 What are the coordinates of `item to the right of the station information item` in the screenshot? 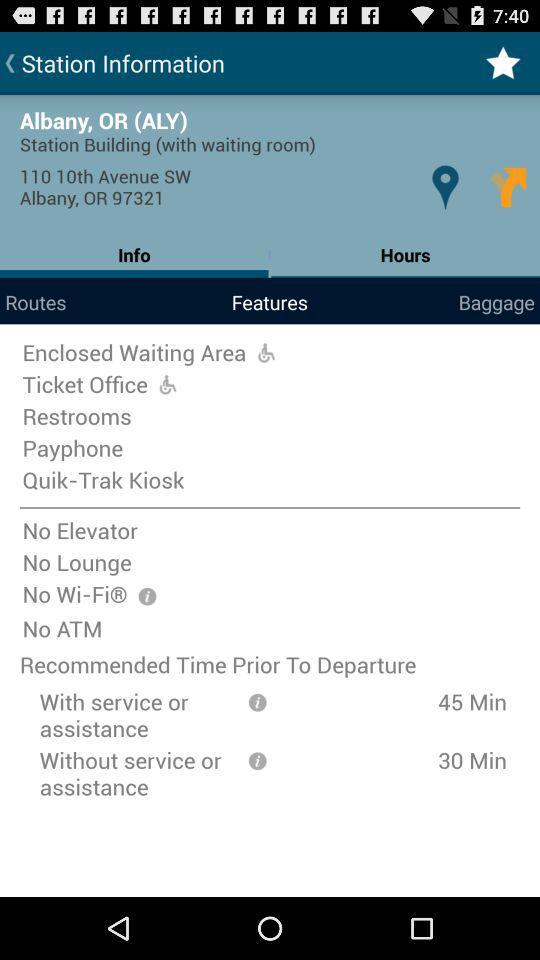 It's located at (502, 62).